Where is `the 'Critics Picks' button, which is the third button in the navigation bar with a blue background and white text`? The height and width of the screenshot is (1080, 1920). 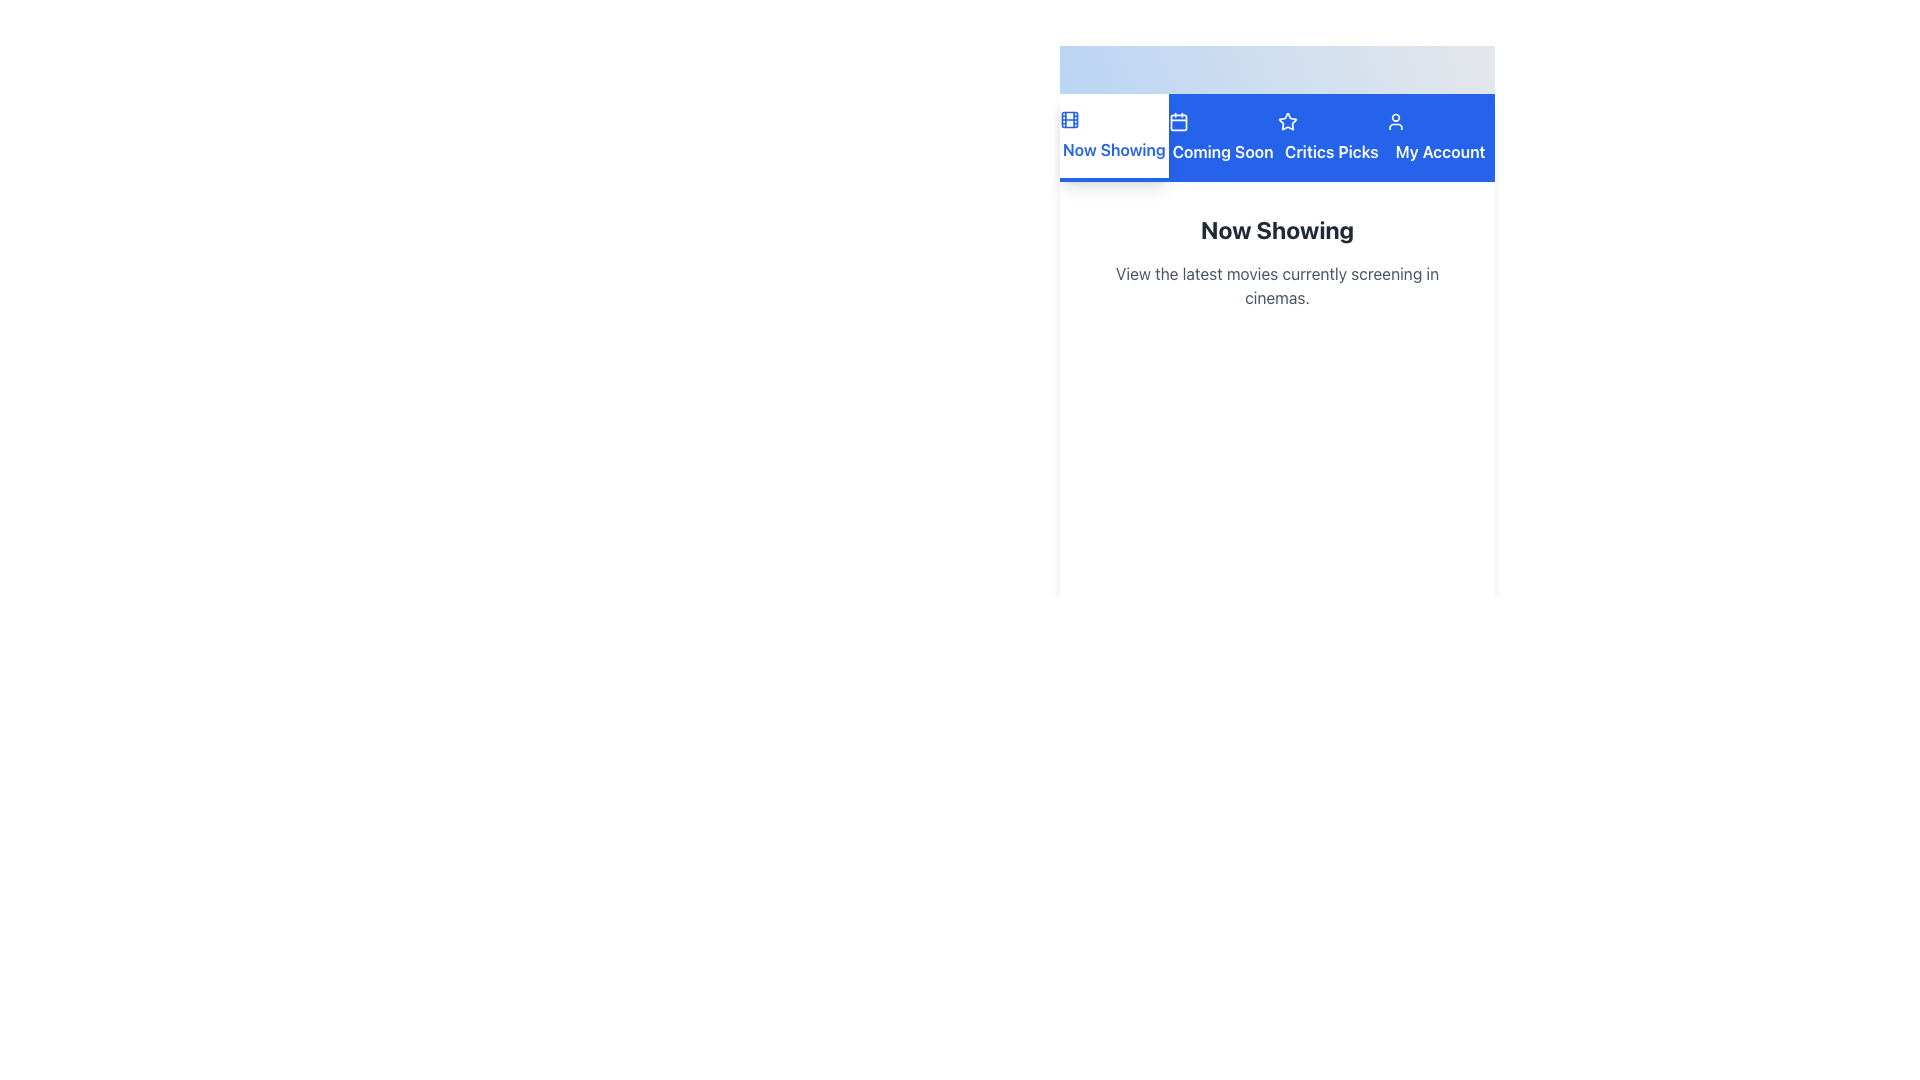
the 'Critics Picks' button, which is the third button in the navigation bar with a blue background and white text is located at coordinates (1331, 137).